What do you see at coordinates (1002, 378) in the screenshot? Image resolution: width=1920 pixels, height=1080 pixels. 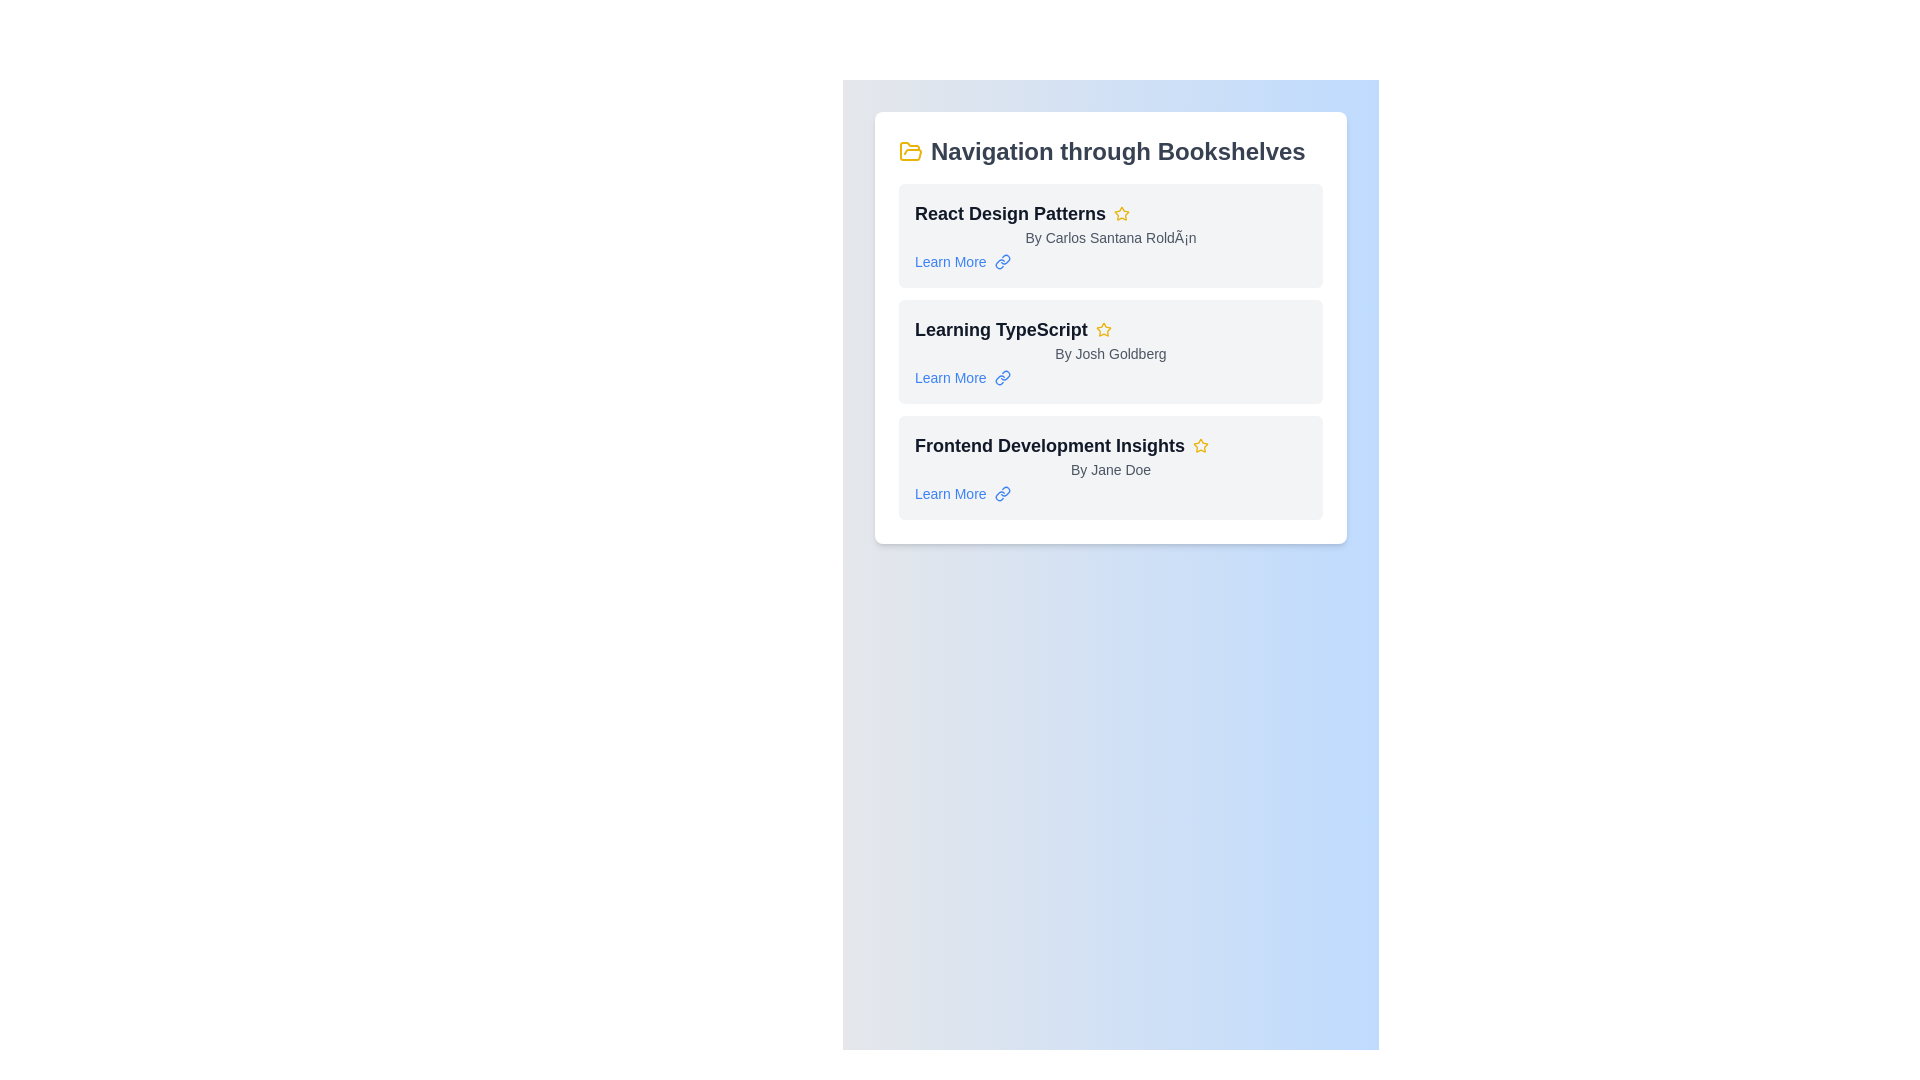 I see `the chain link icon located at the end of the 'Learn More' link` at bounding box center [1002, 378].